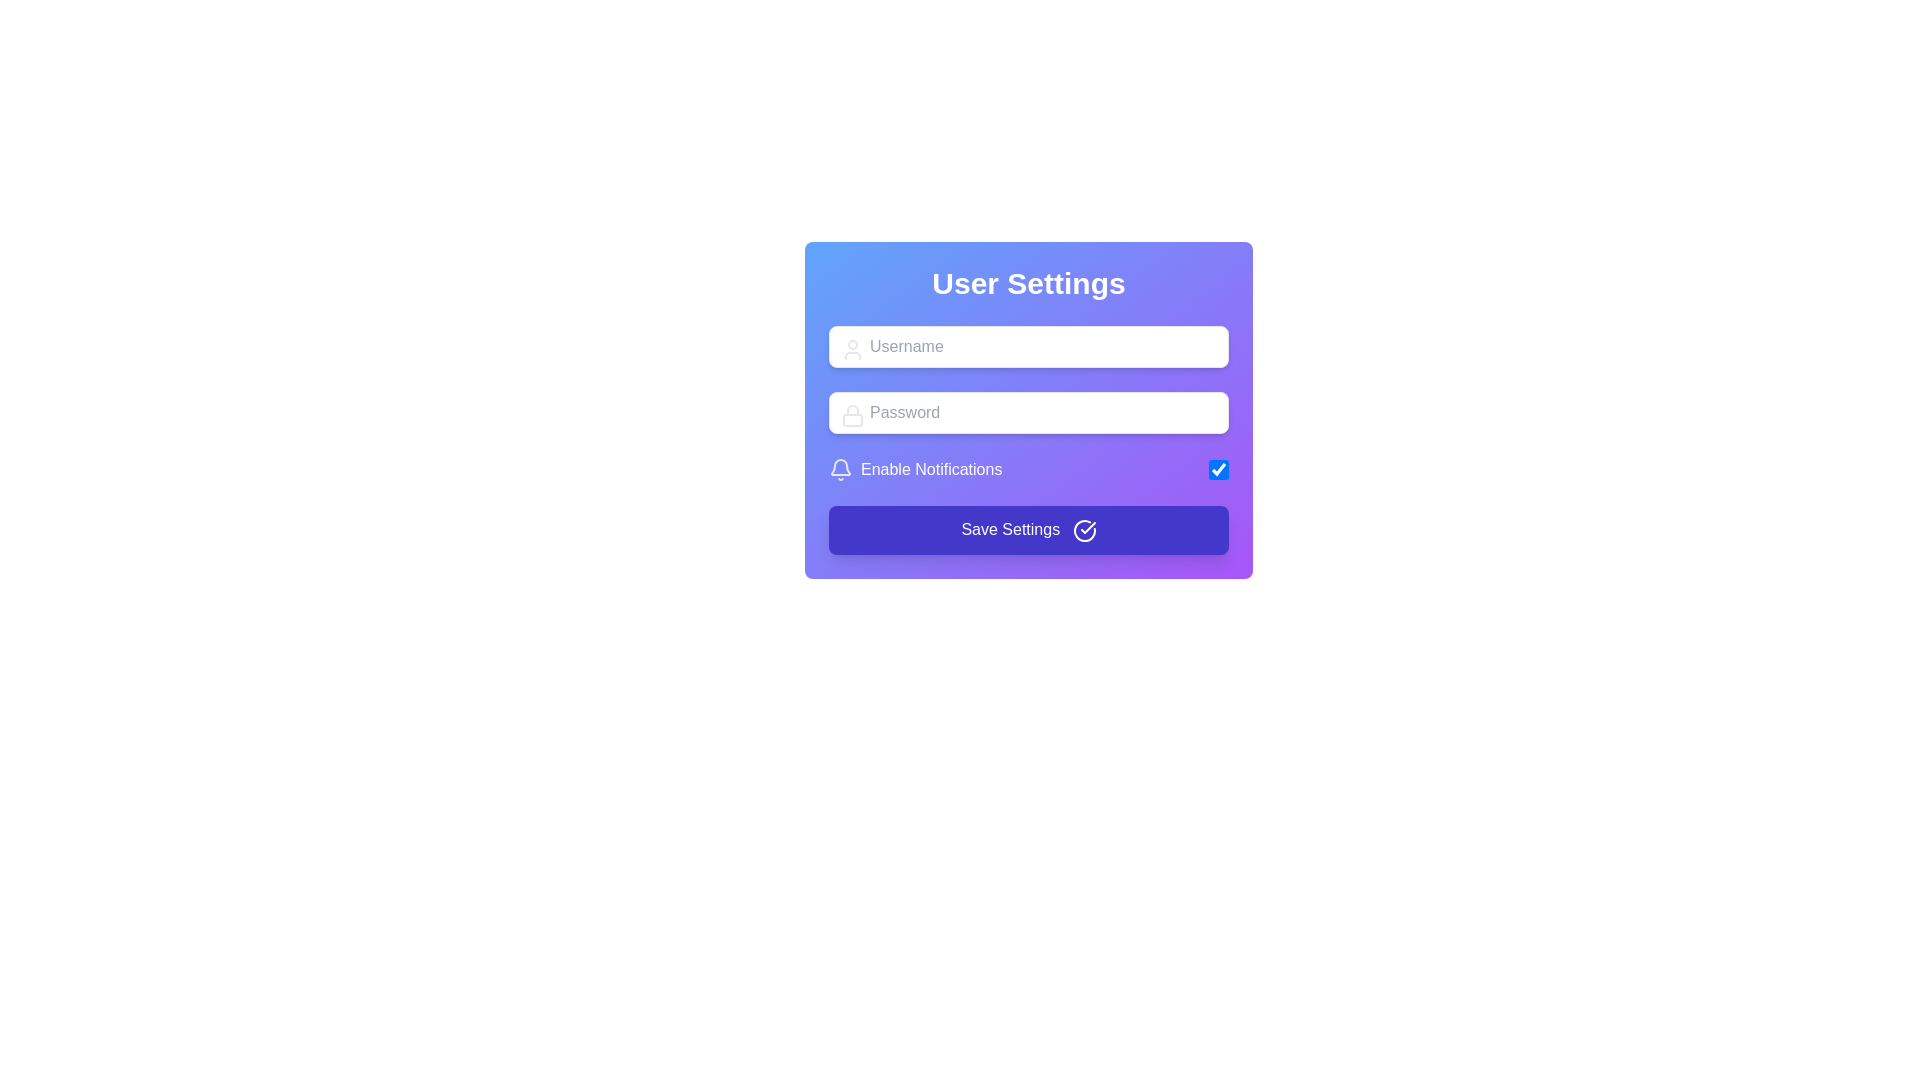  I want to click on the 'Save Settings' button with a vibrant indigo background and white bold text, located at the bottom of the card layout, so click(1028, 528).